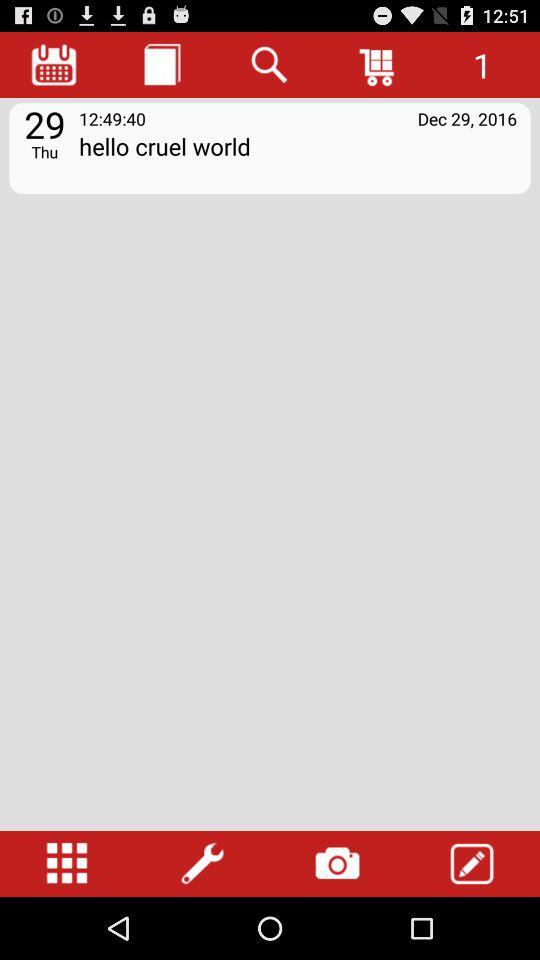 Image resolution: width=540 pixels, height=960 pixels. I want to click on open settings, so click(202, 863).